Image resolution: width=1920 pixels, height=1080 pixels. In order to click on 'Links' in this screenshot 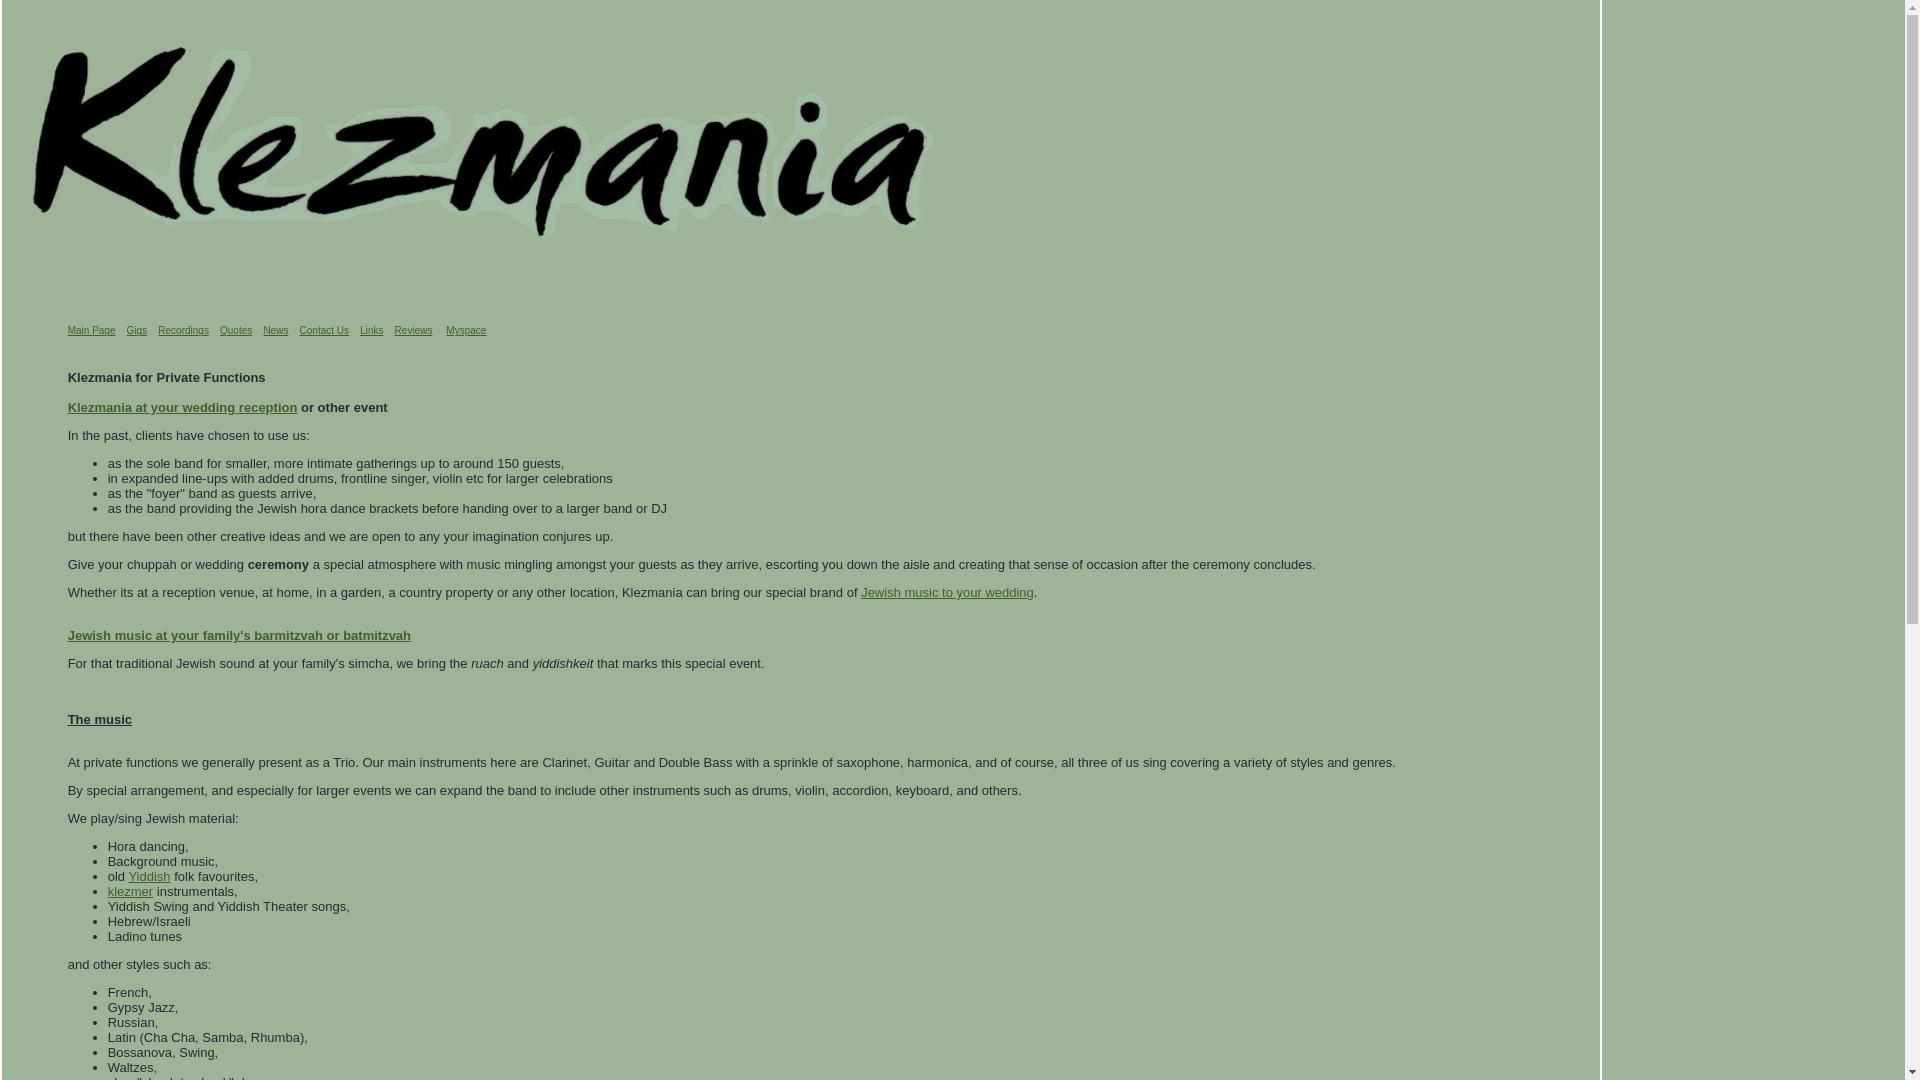, I will do `click(371, 329)`.